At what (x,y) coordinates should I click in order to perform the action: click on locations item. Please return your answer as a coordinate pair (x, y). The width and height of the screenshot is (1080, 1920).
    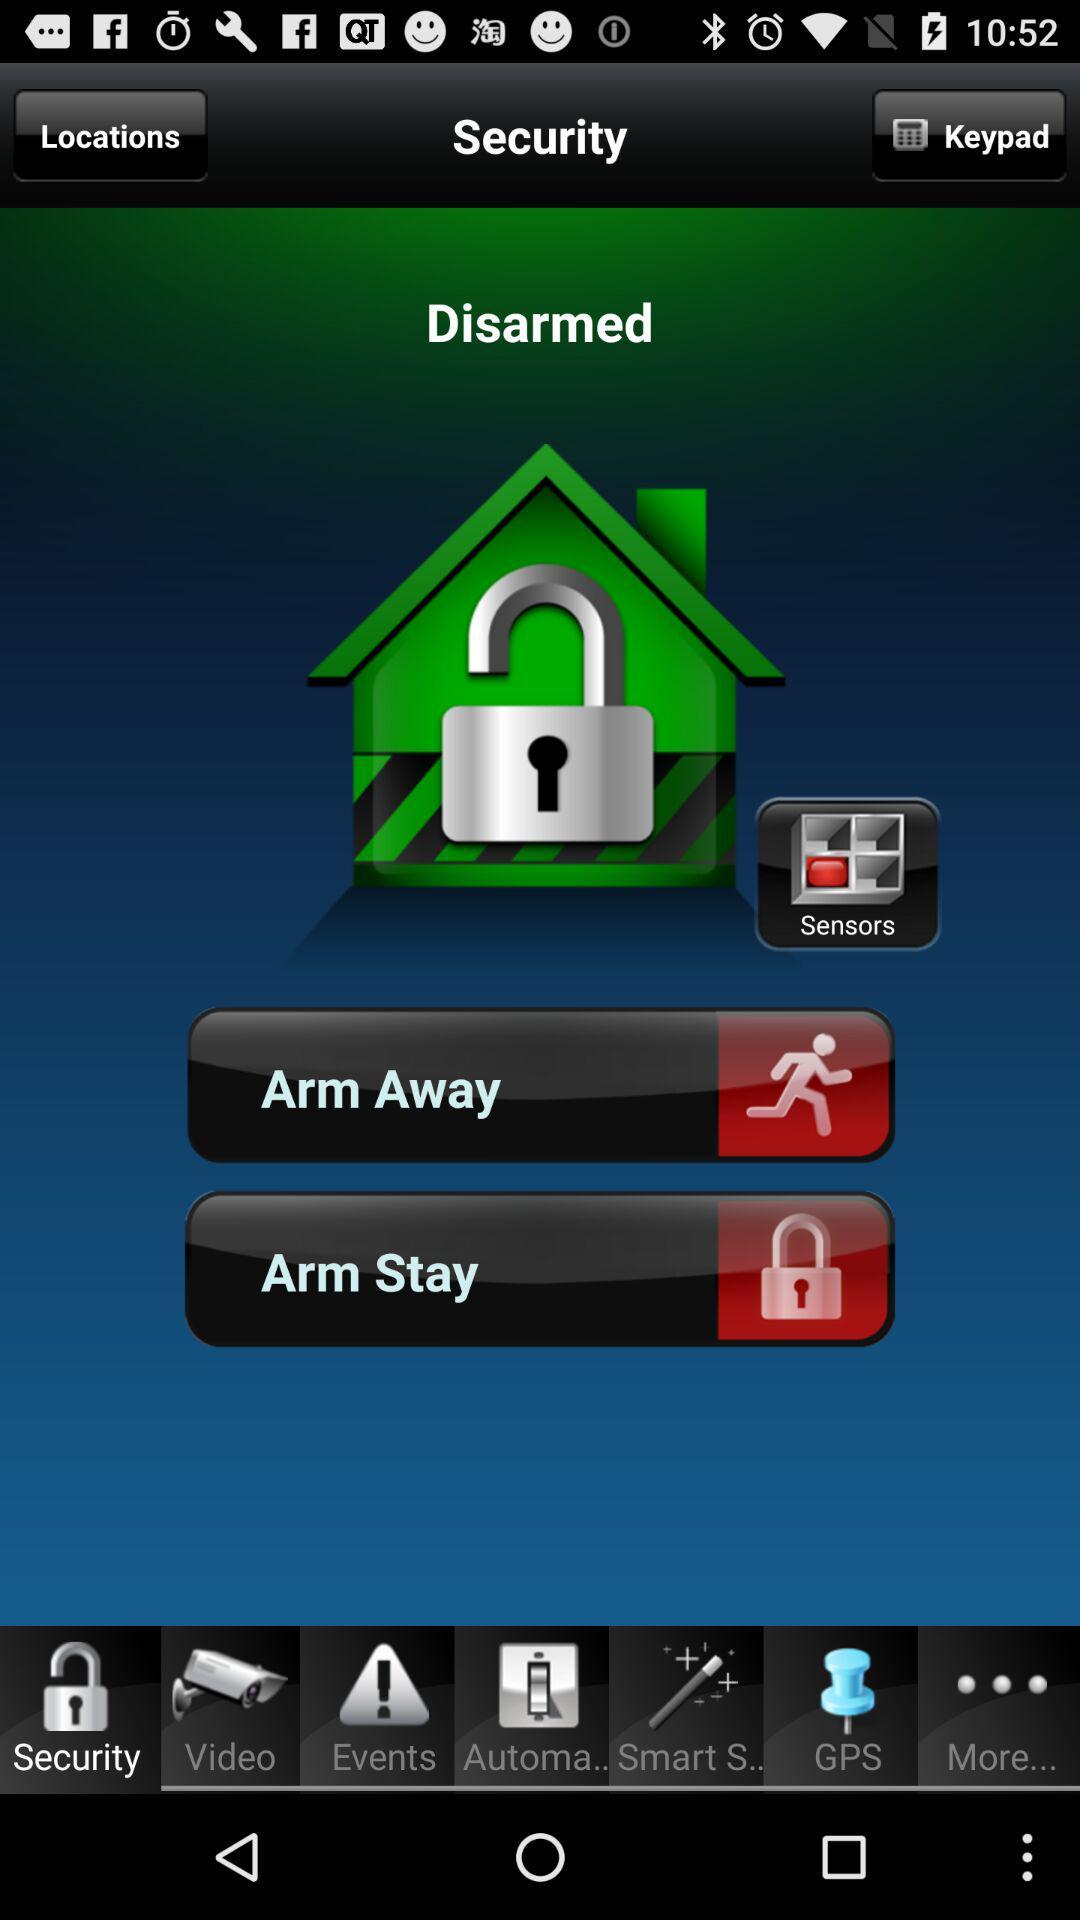
    Looking at the image, I should click on (110, 134).